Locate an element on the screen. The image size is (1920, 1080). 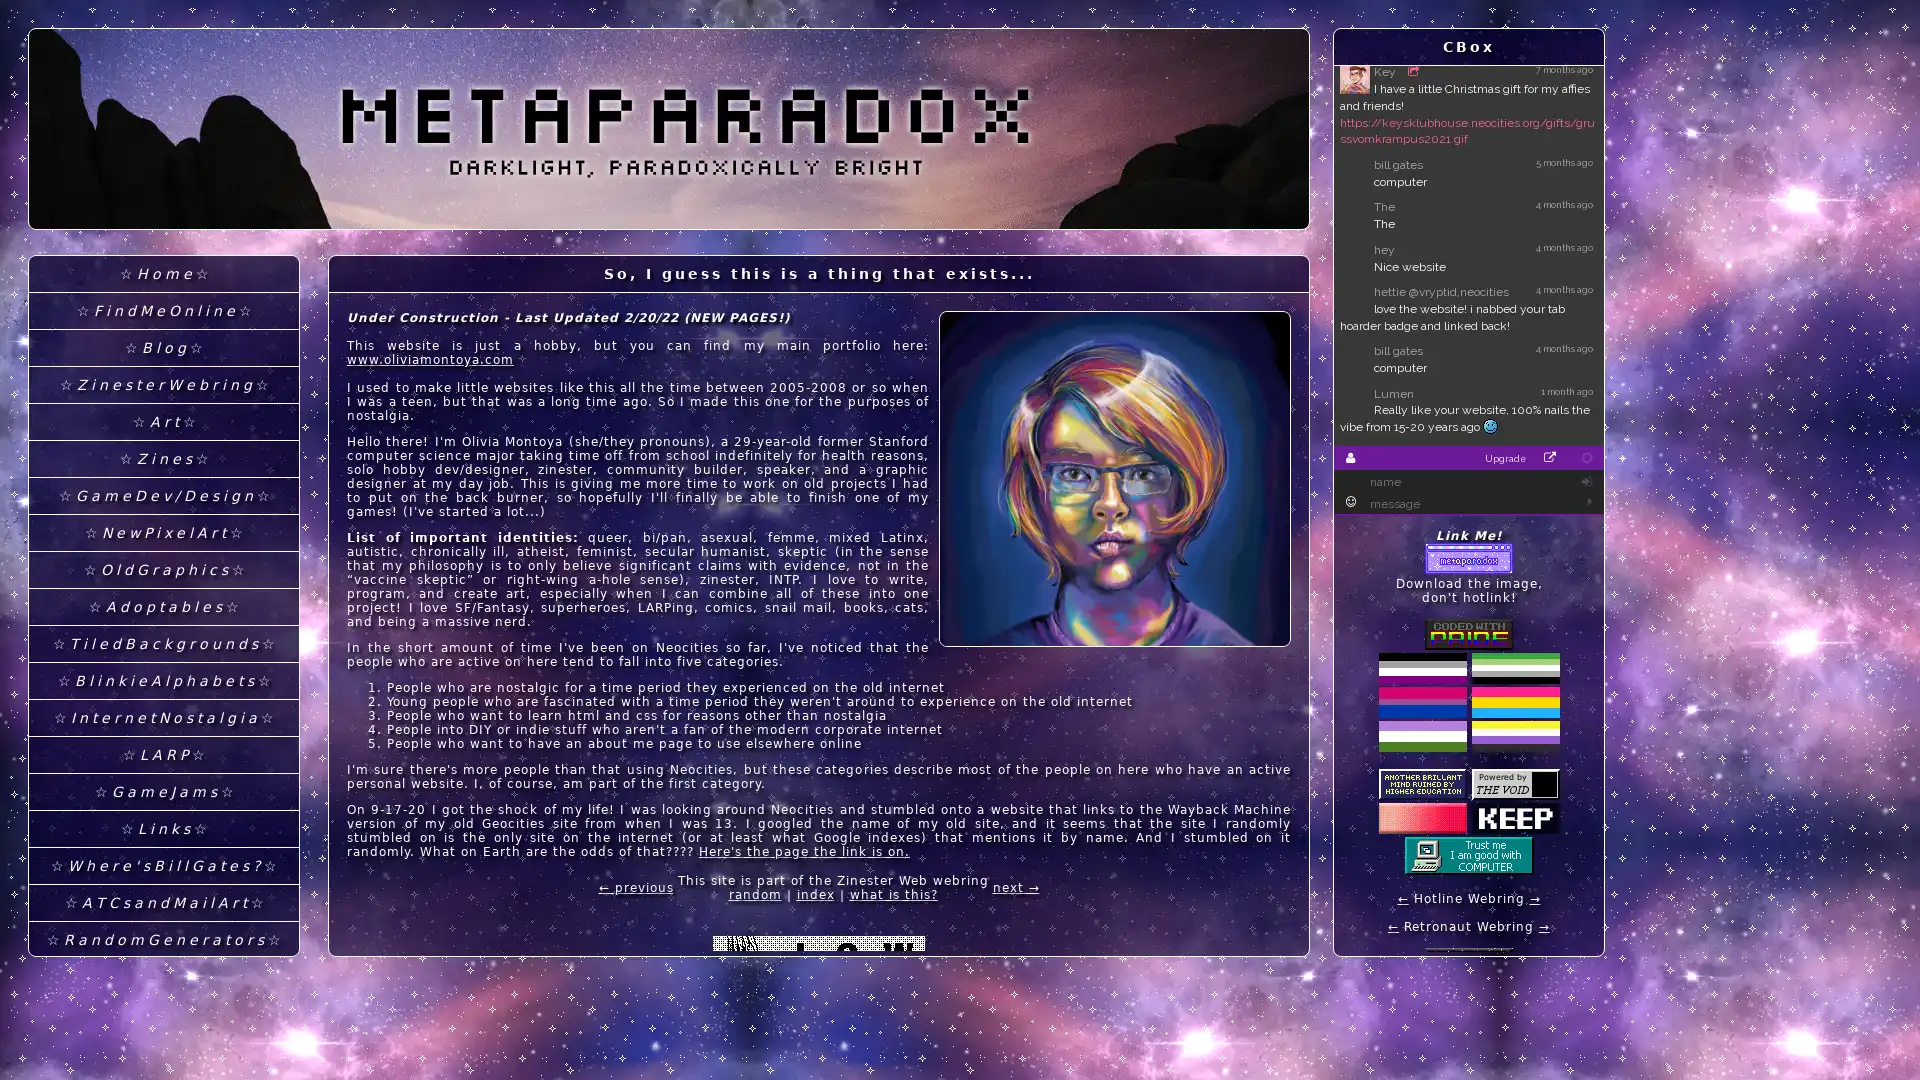
A r t is located at coordinates (163, 421).